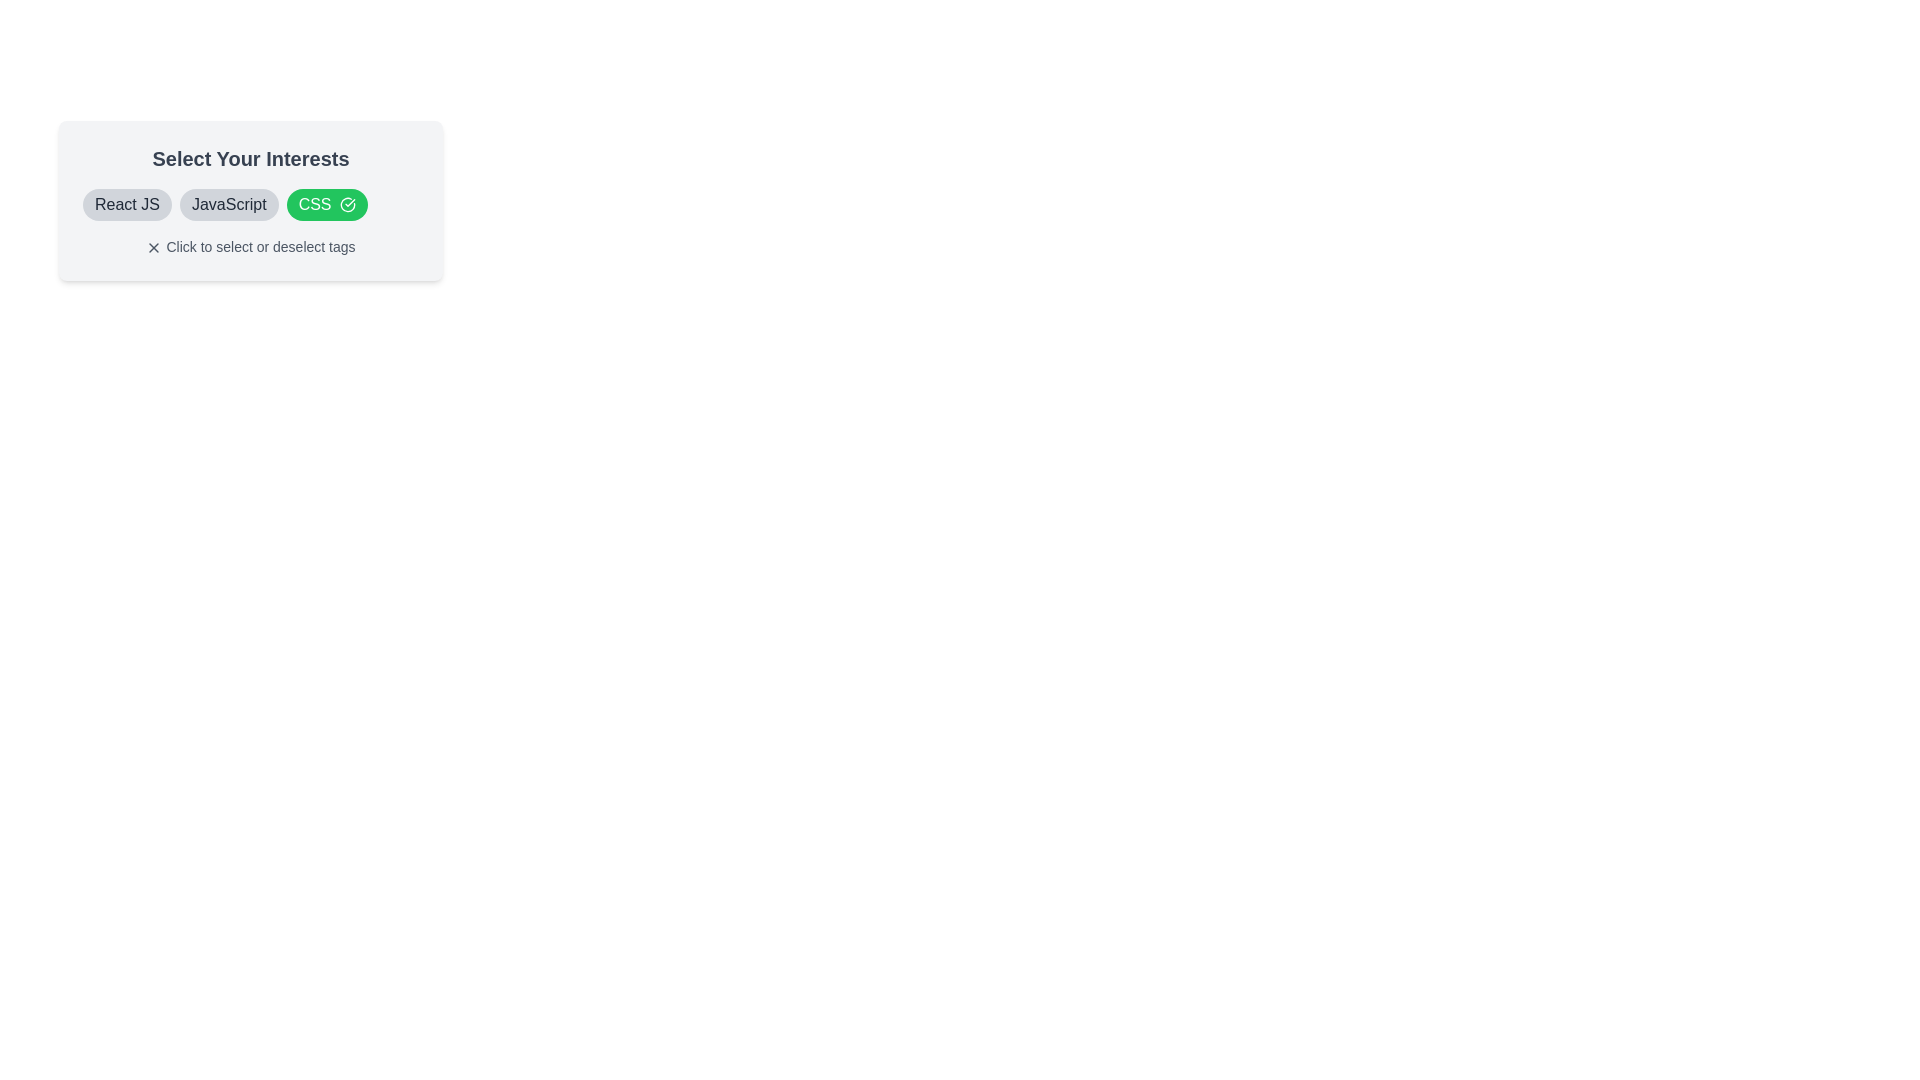 The width and height of the screenshot is (1920, 1080). I want to click on the 'JavaScript' text label, which is styled in bold black font and located in a rounded rectangle with a light gray background, so click(229, 204).